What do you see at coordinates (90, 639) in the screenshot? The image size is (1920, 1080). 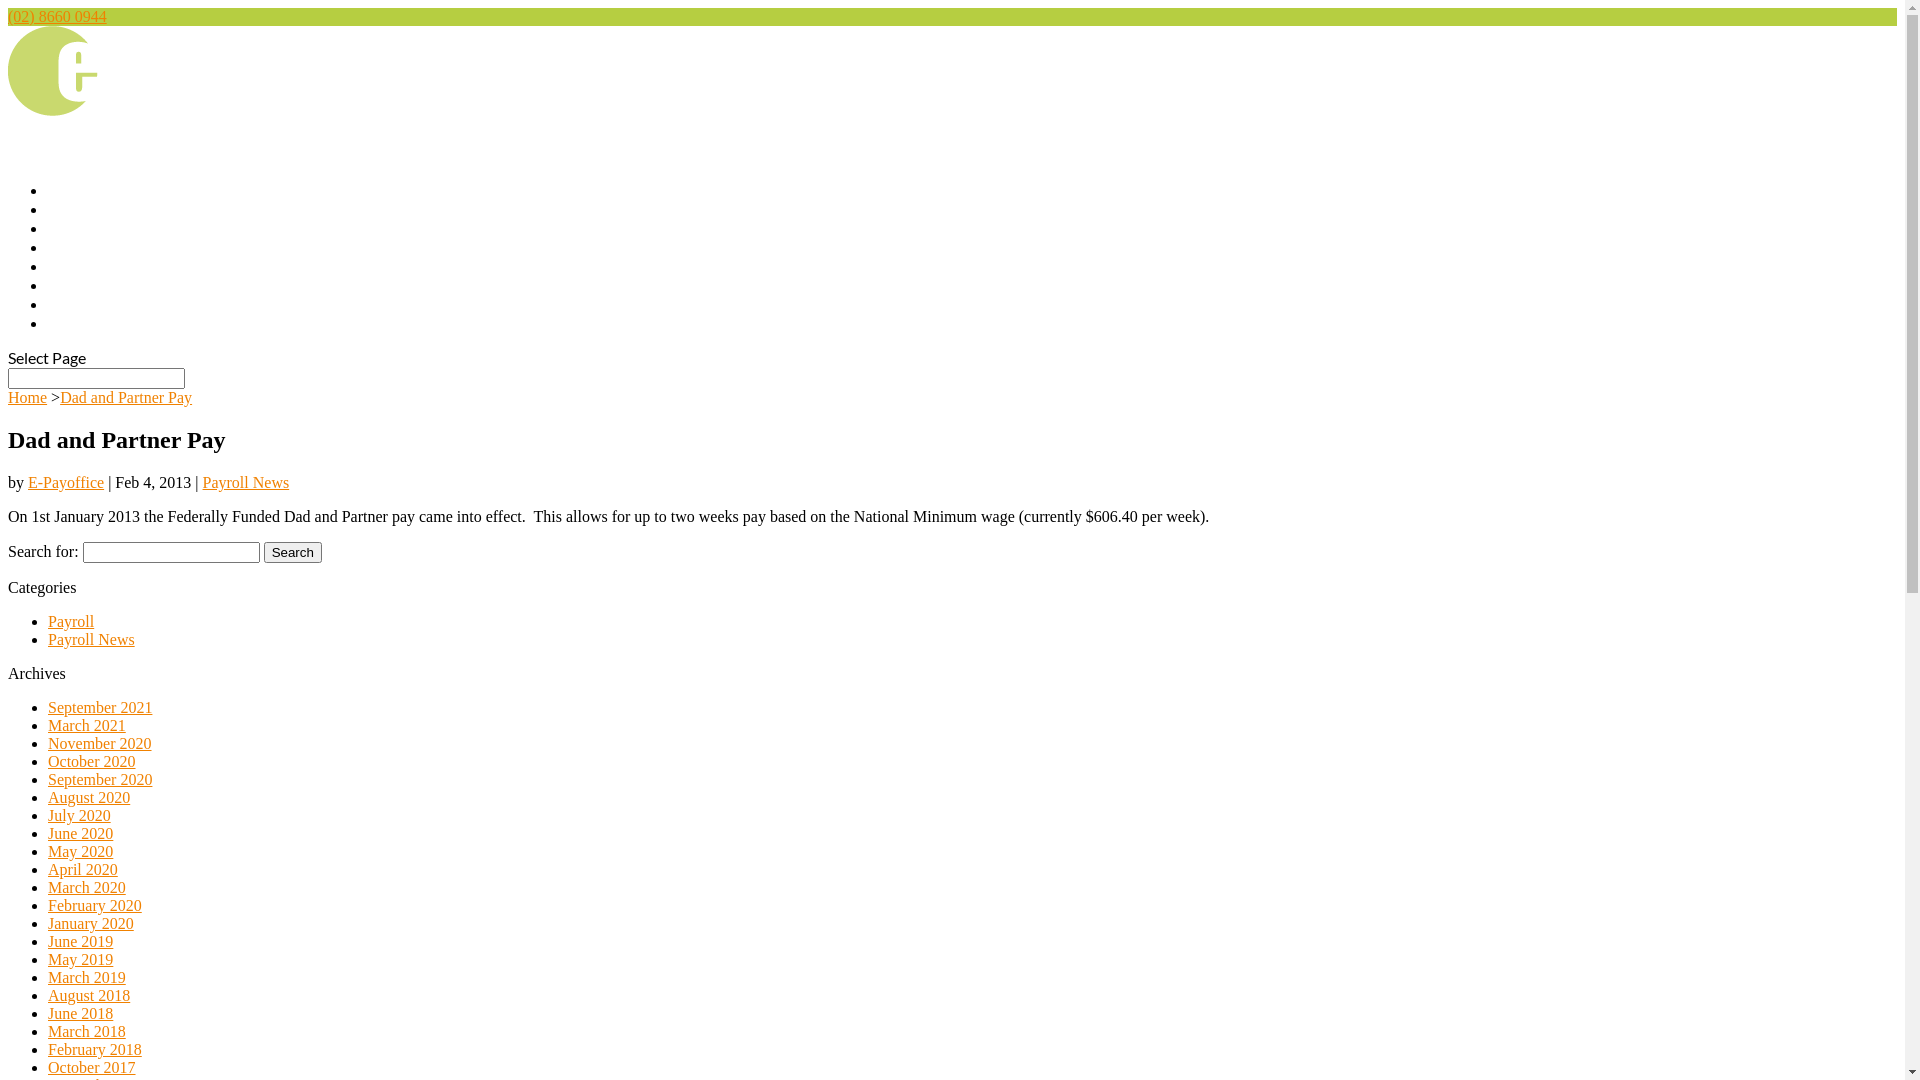 I see `'Payroll News'` at bounding box center [90, 639].